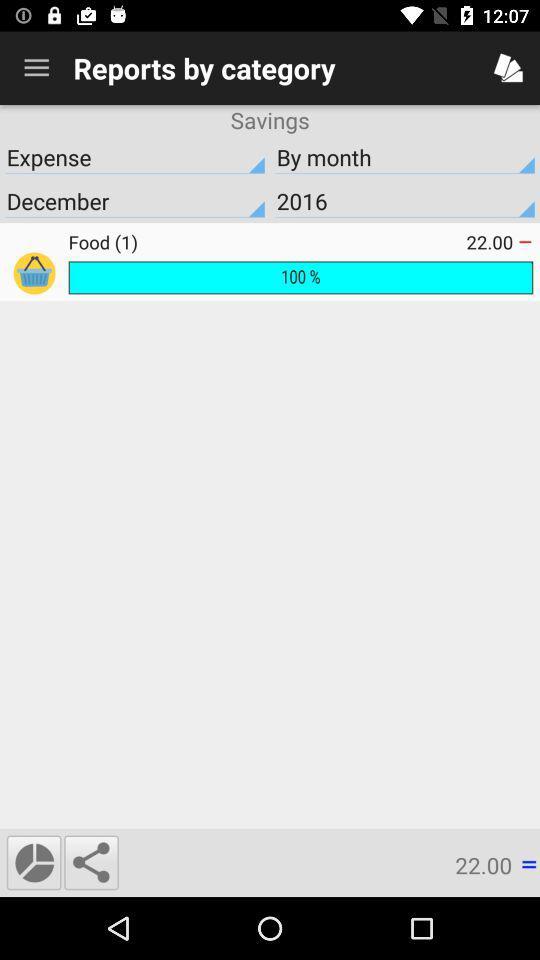 The width and height of the screenshot is (540, 960). What do you see at coordinates (405, 156) in the screenshot?
I see `the item next to the expense` at bounding box center [405, 156].